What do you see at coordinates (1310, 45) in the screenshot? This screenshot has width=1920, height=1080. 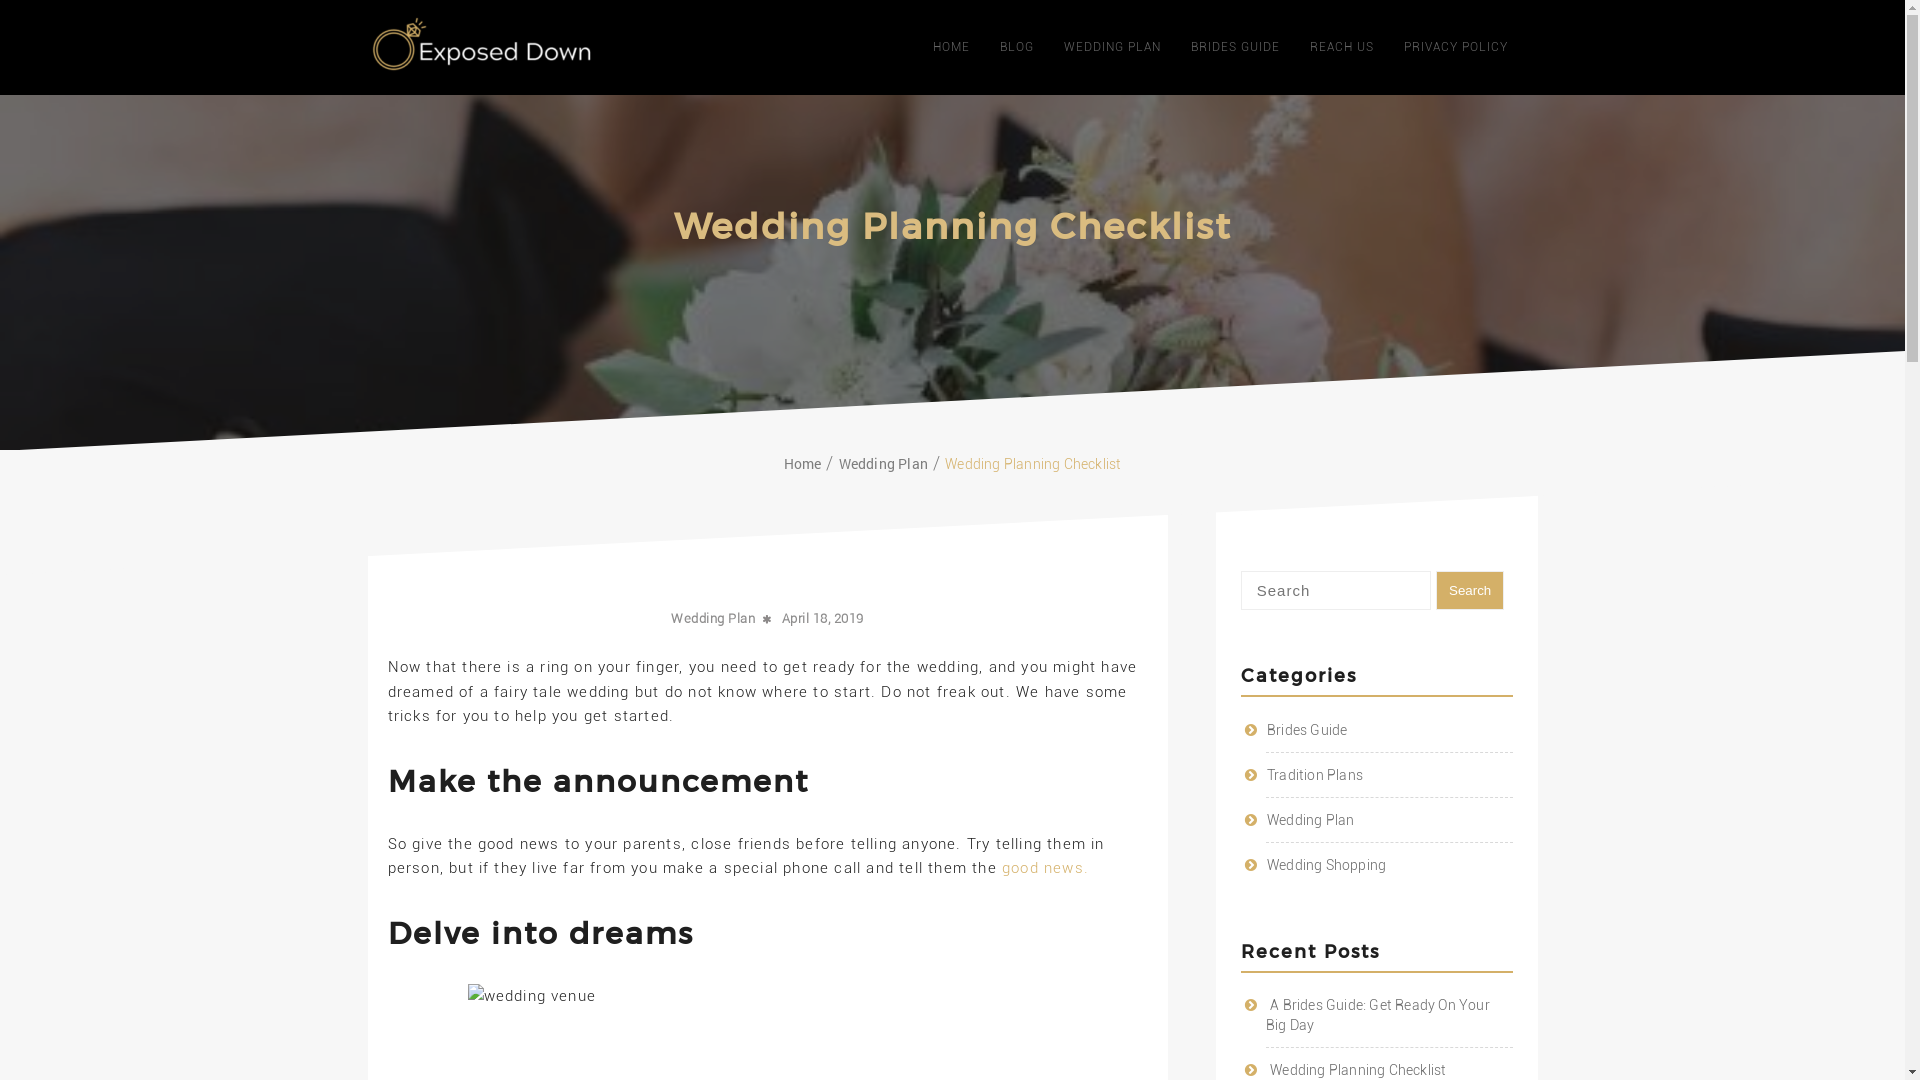 I see `'REACH US'` at bounding box center [1310, 45].